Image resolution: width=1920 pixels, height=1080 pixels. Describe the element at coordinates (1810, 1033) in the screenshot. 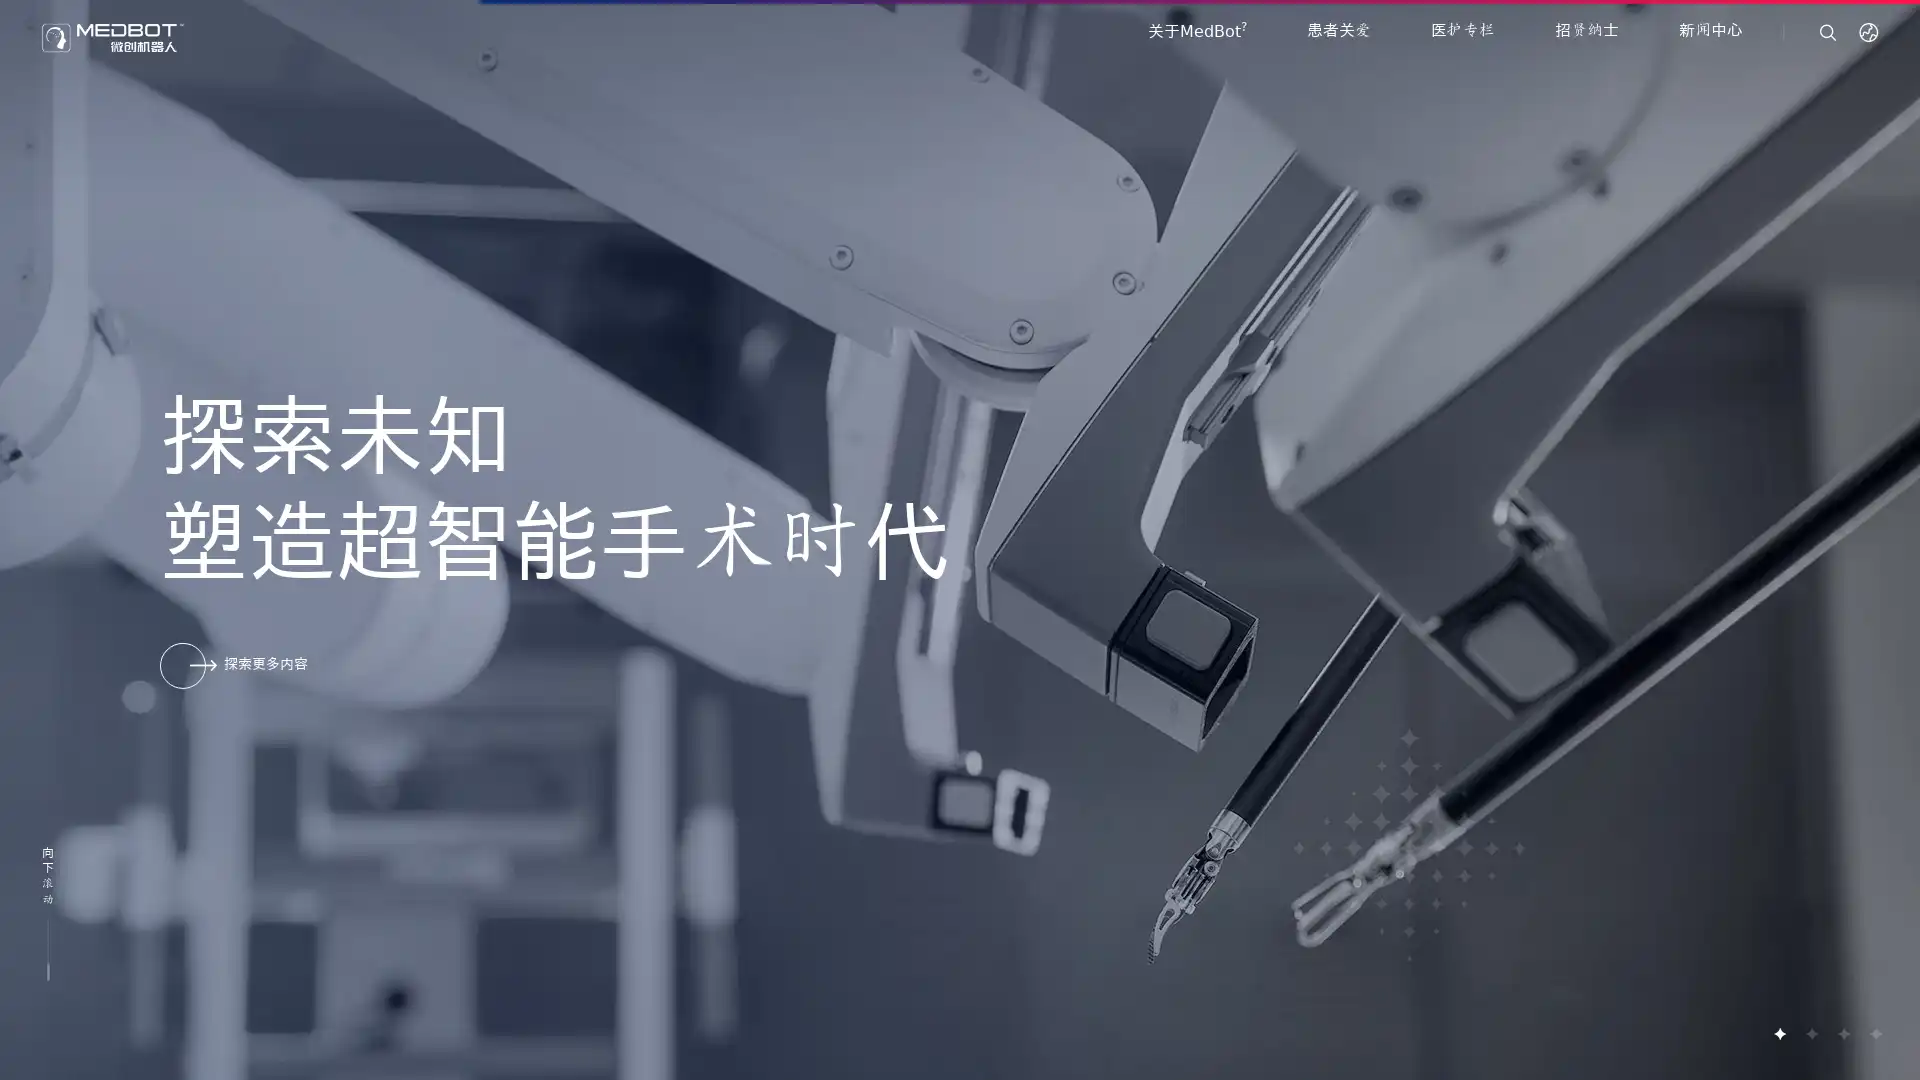

I see `Go to slide 2` at that location.